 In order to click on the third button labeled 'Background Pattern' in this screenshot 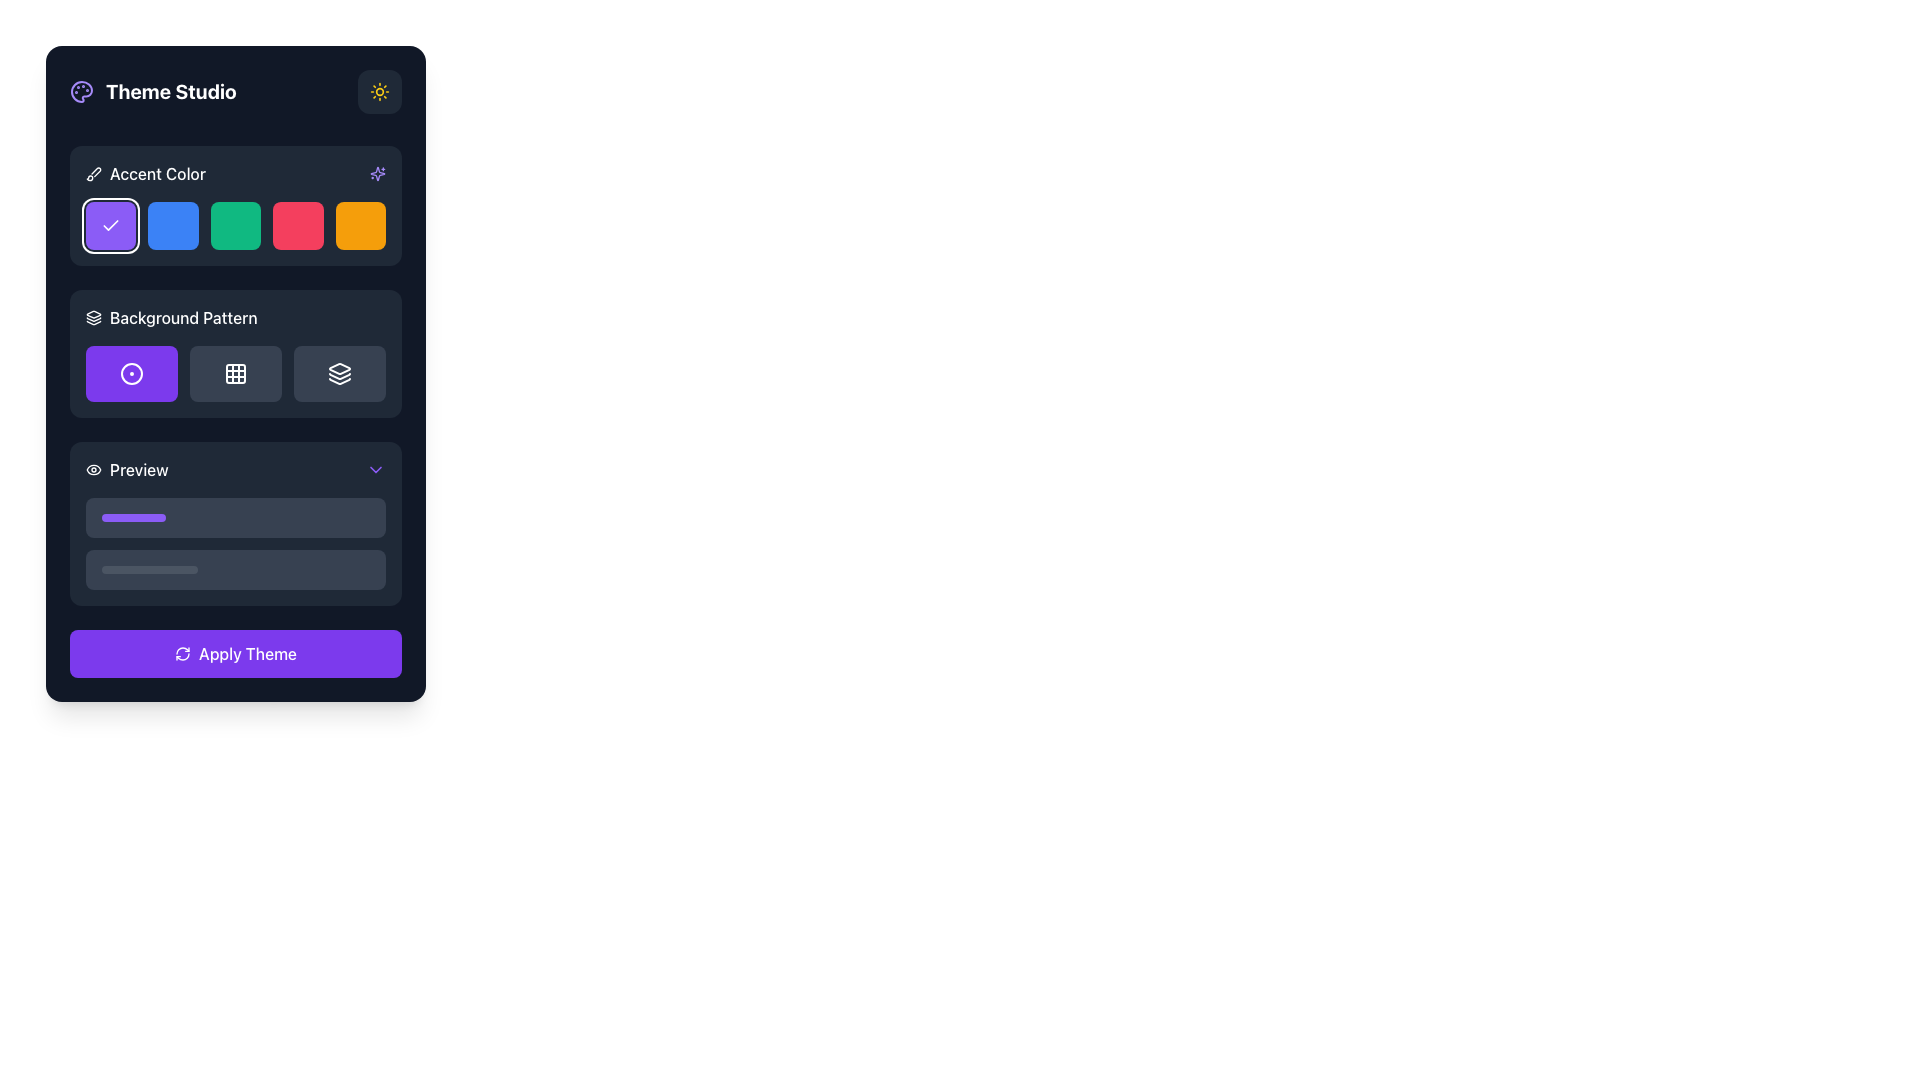, I will do `click(340, 374)`.